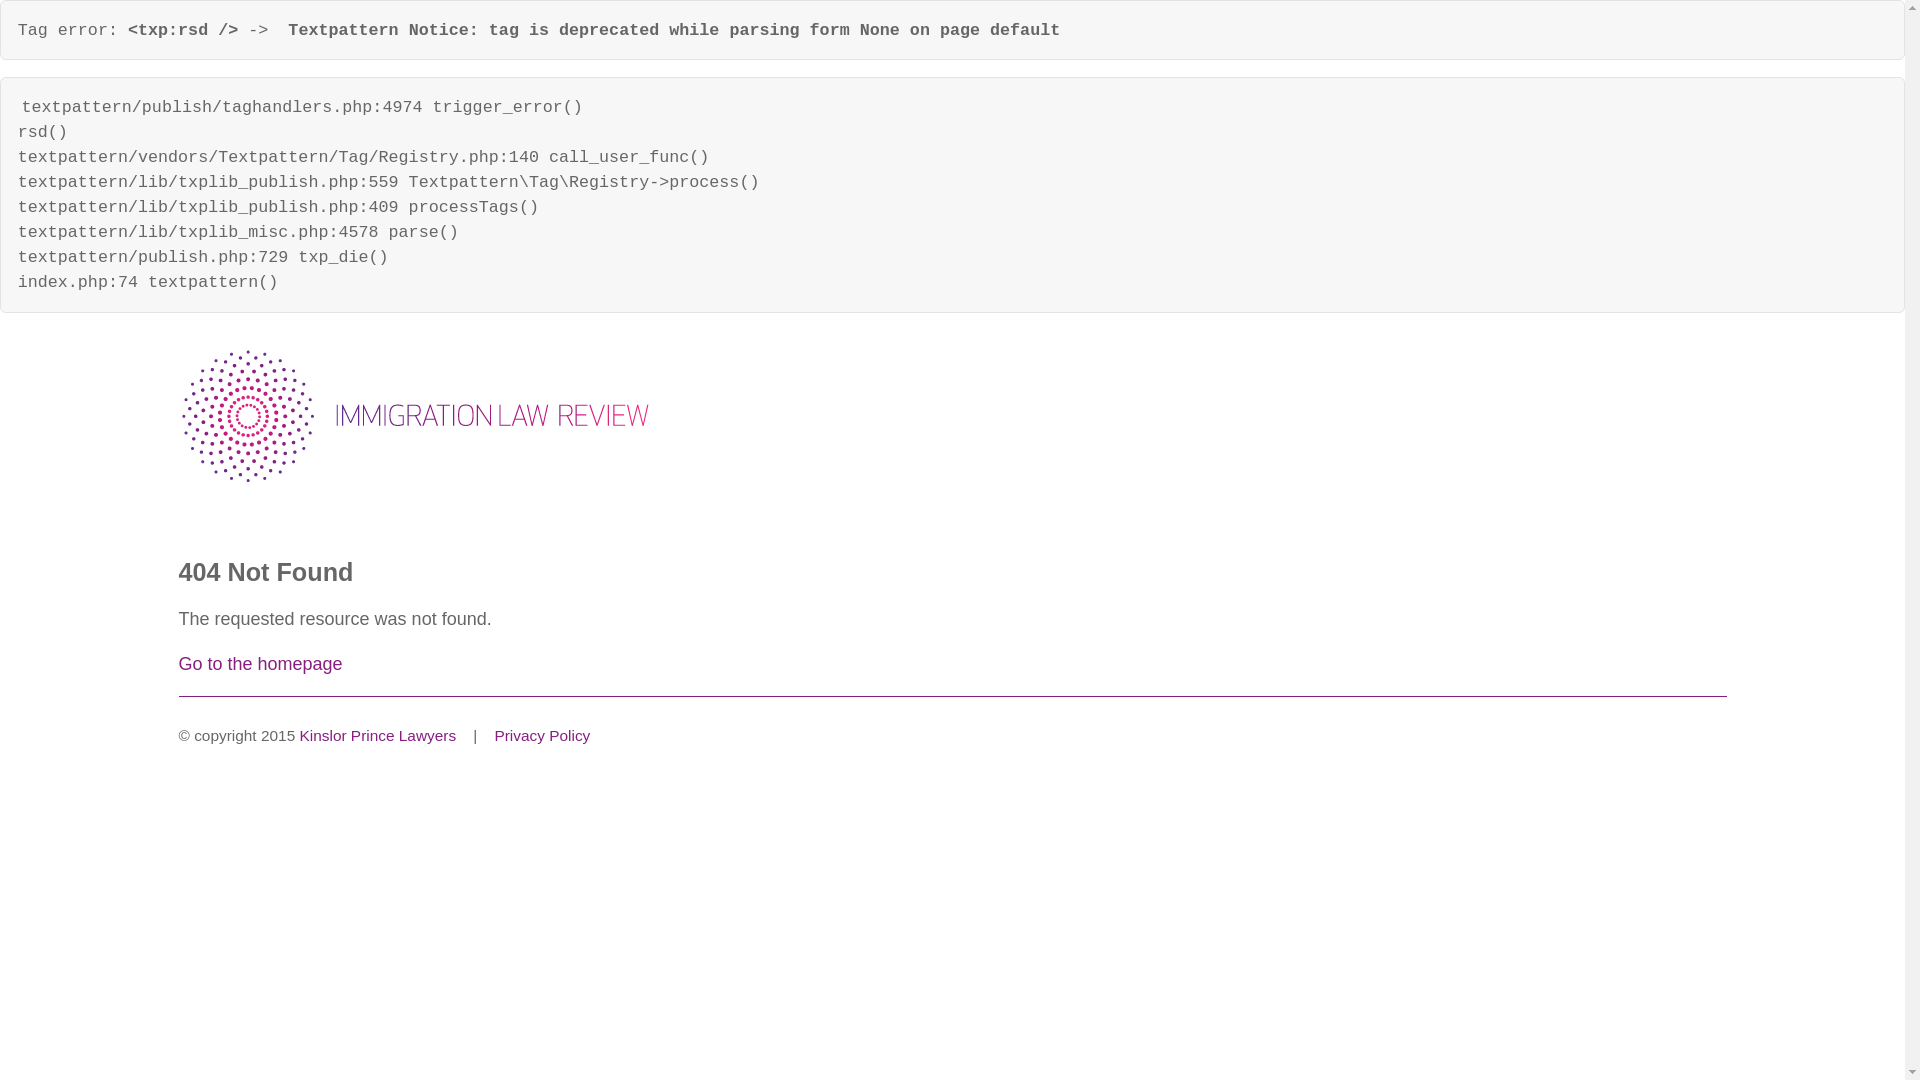  I want to click on 'Kinslor Prince Lawyers', so click(297, 735).